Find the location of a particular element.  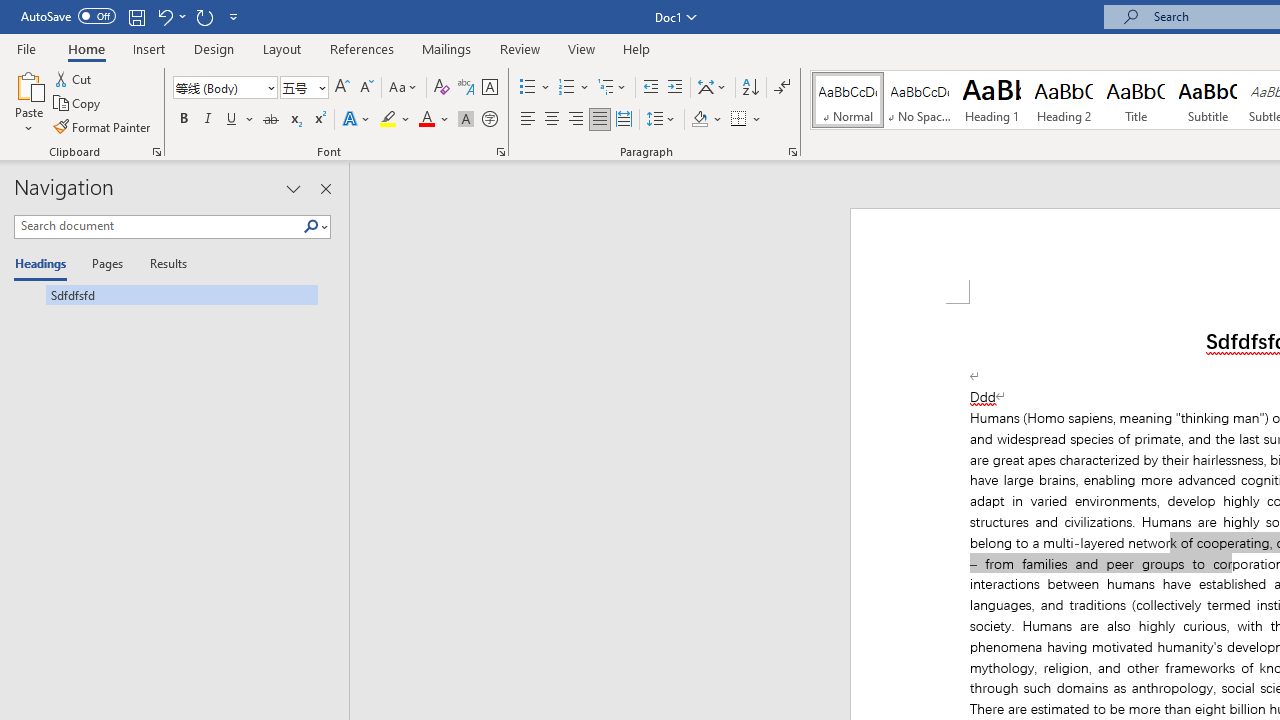

'Change Case' is located at coordinates (403, 86).